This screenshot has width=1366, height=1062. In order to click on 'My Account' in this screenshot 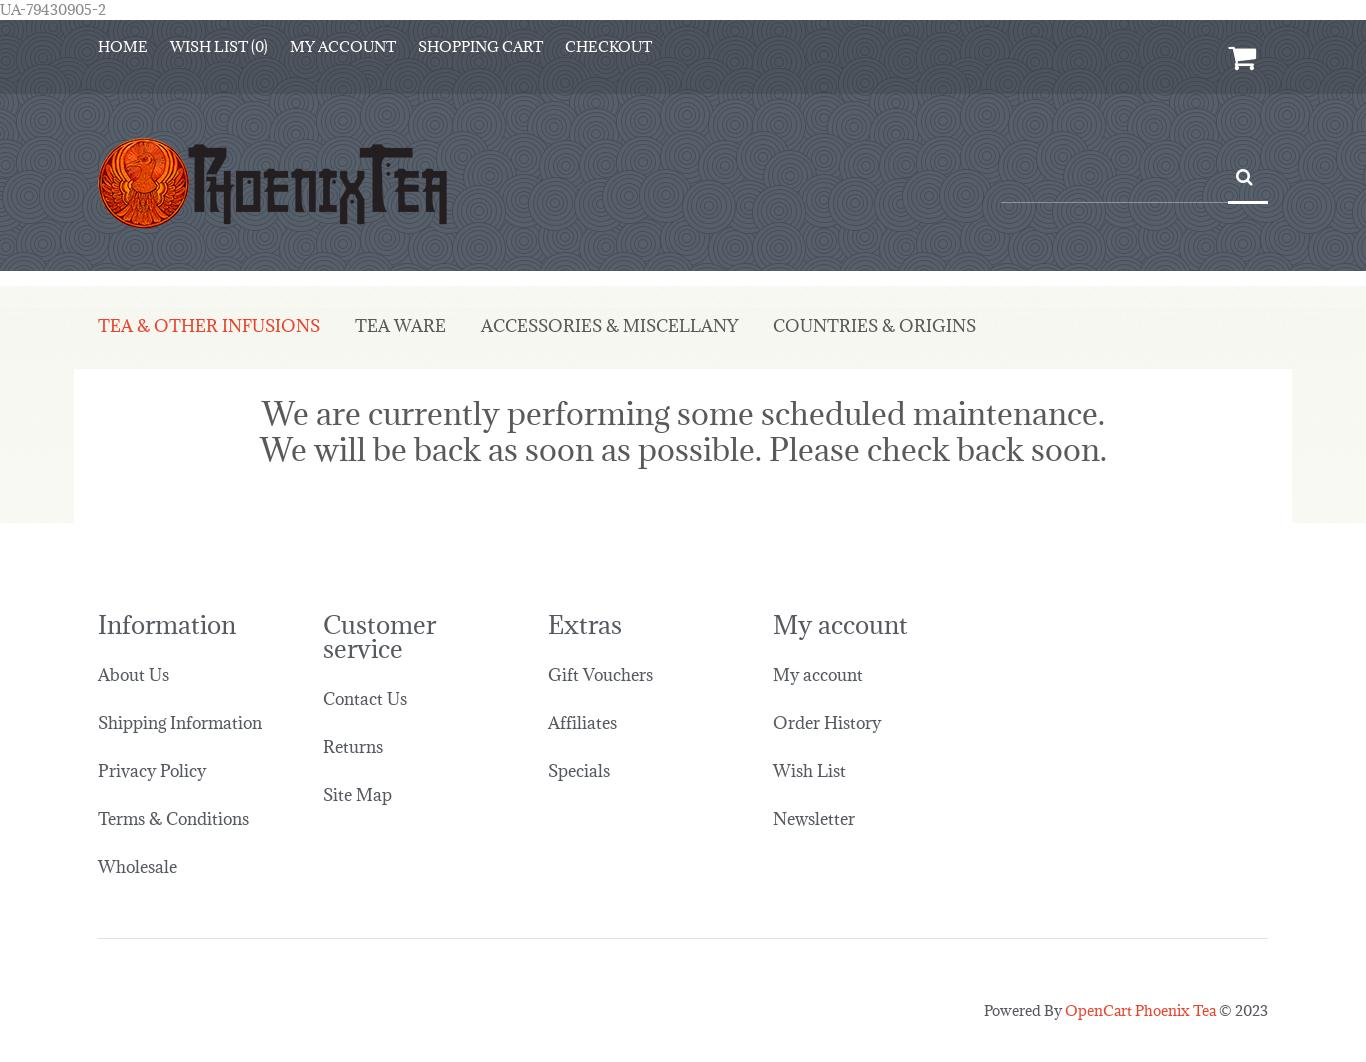, I will do `click(290, 46)`.